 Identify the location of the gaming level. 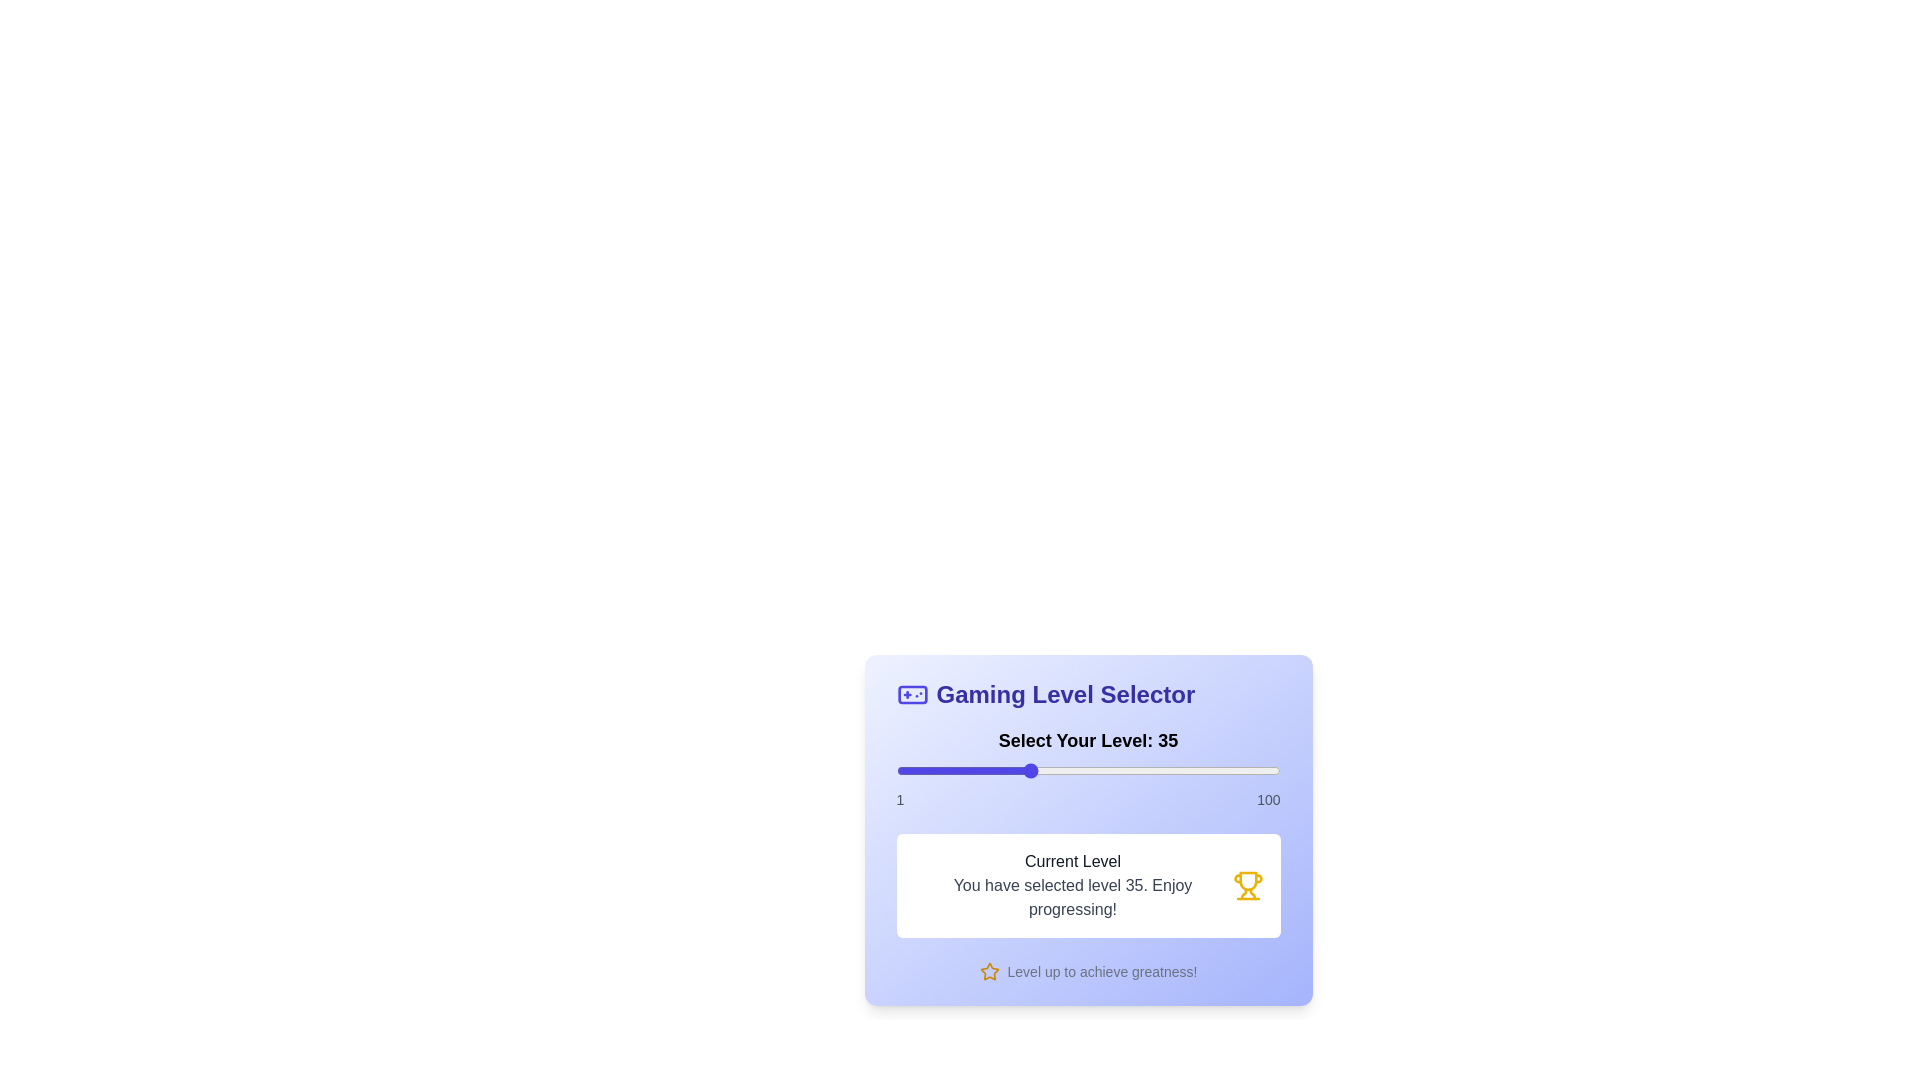
(1152, 770).